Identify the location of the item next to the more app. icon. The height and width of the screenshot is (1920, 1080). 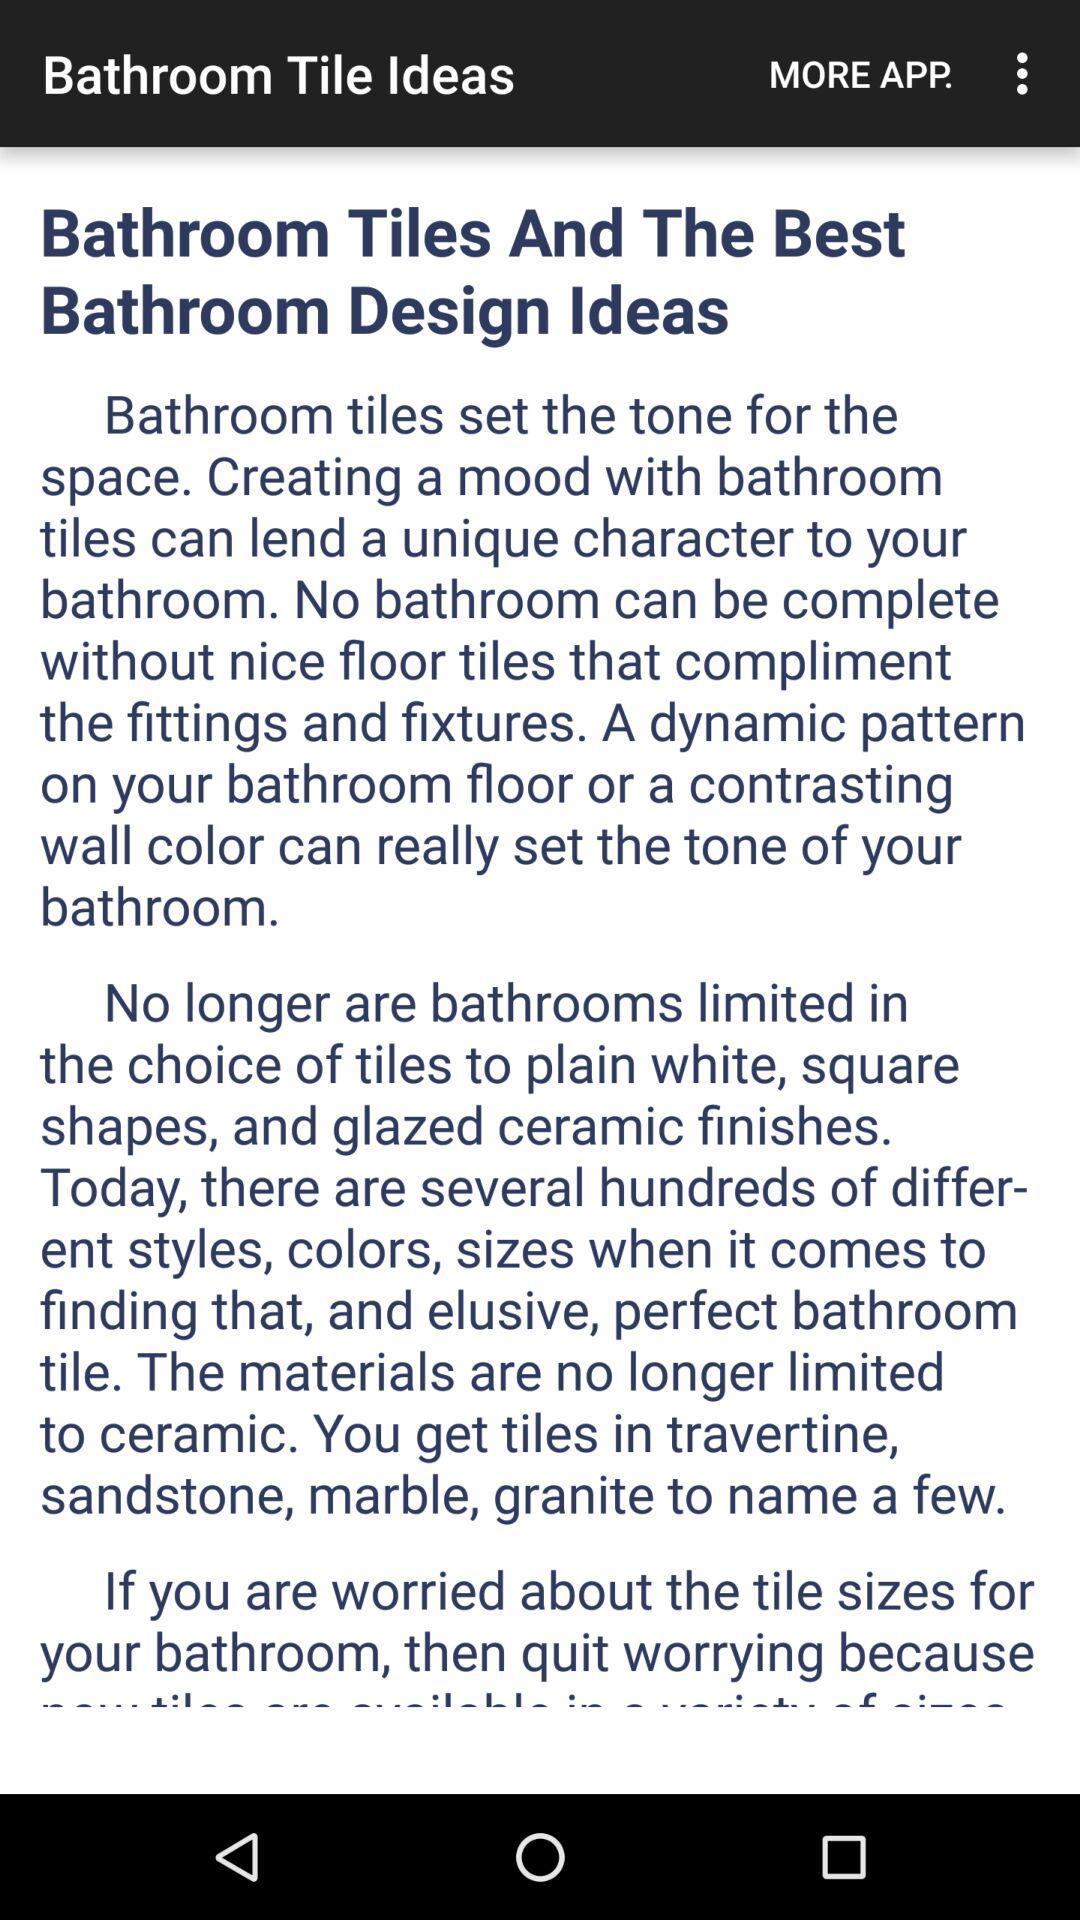
(1027, 73).